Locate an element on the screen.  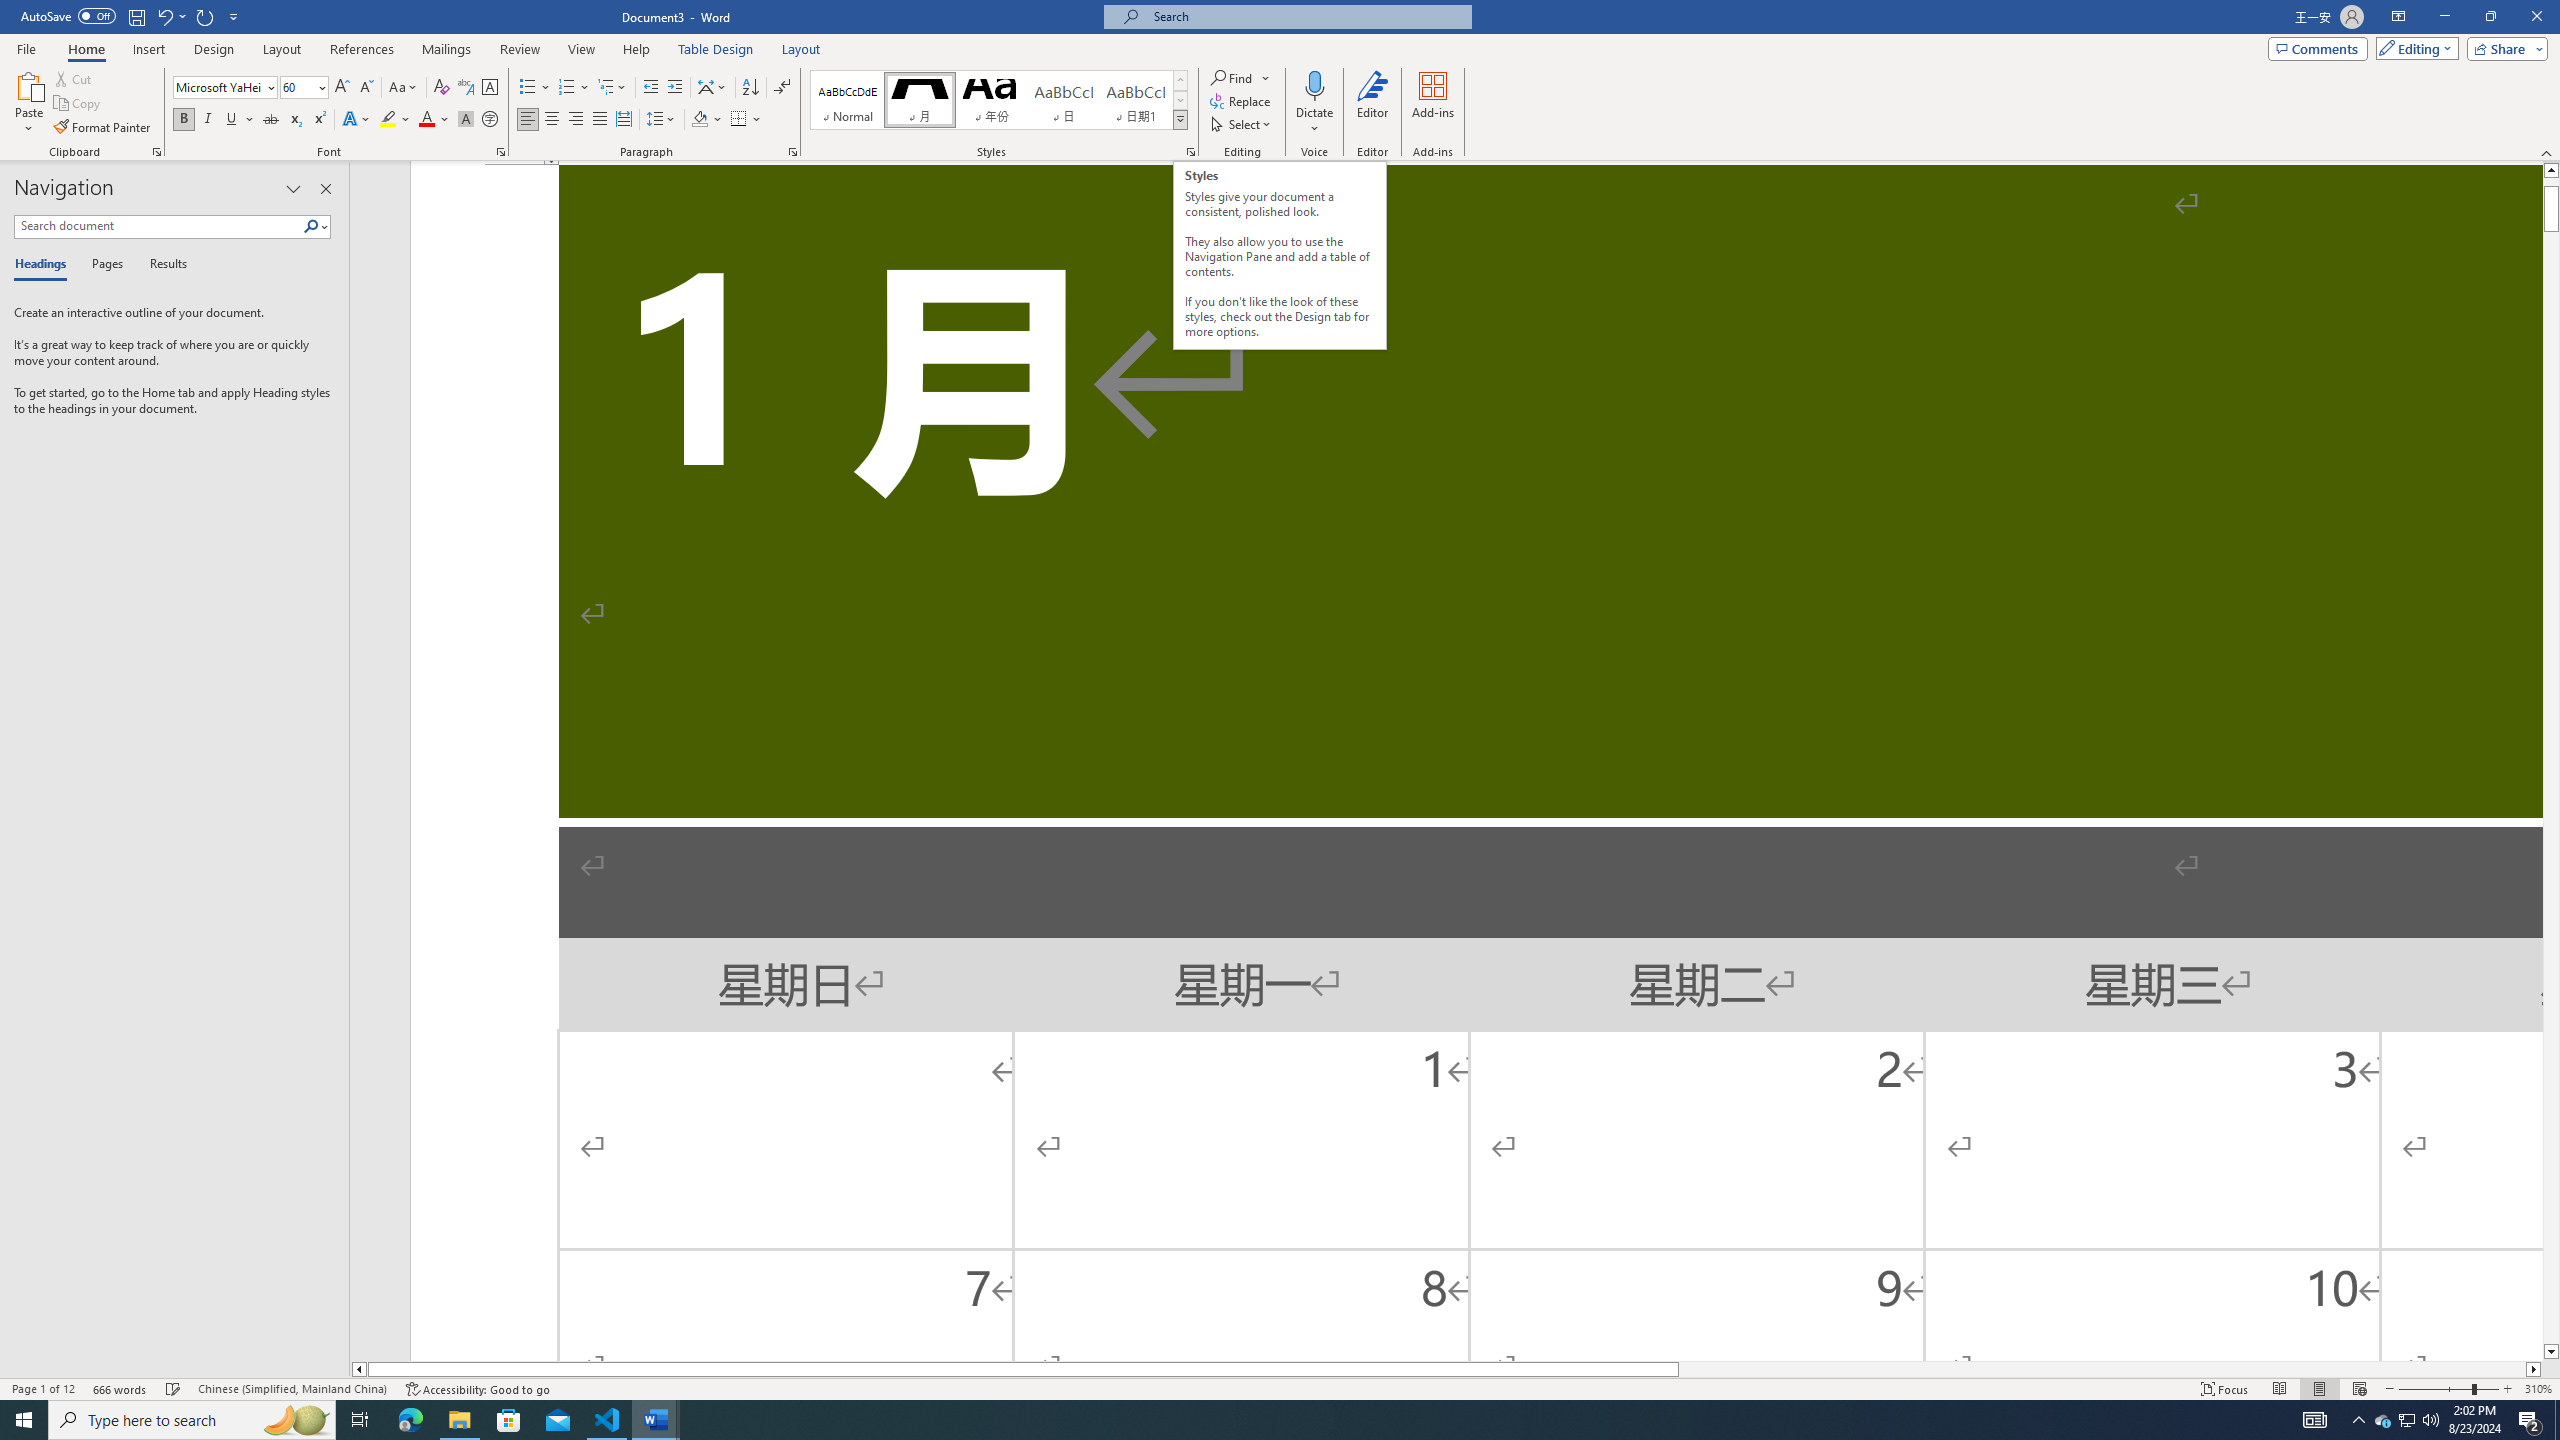
'Shrink Font' is located at coordinates (366, 87).